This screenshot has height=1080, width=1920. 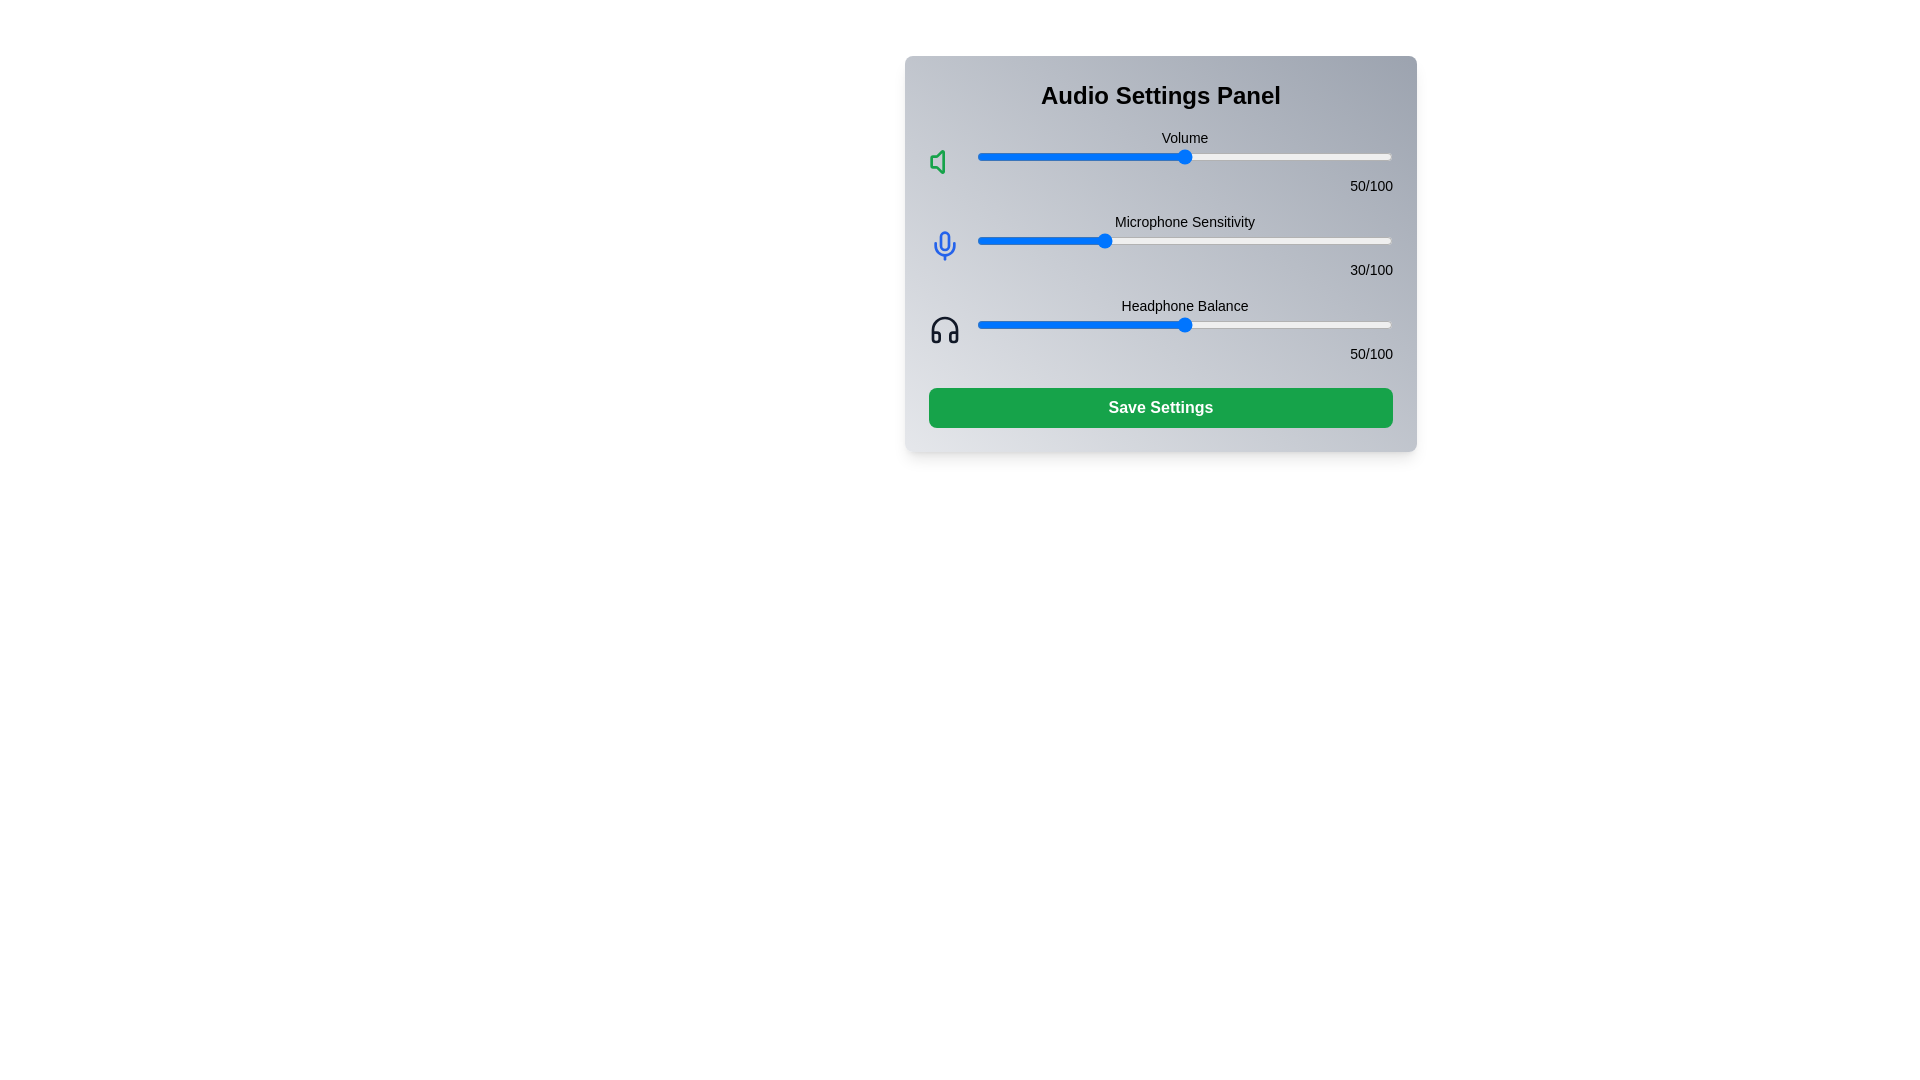 I want to click on microphone sensitivity, so click(x=1079, y=239).